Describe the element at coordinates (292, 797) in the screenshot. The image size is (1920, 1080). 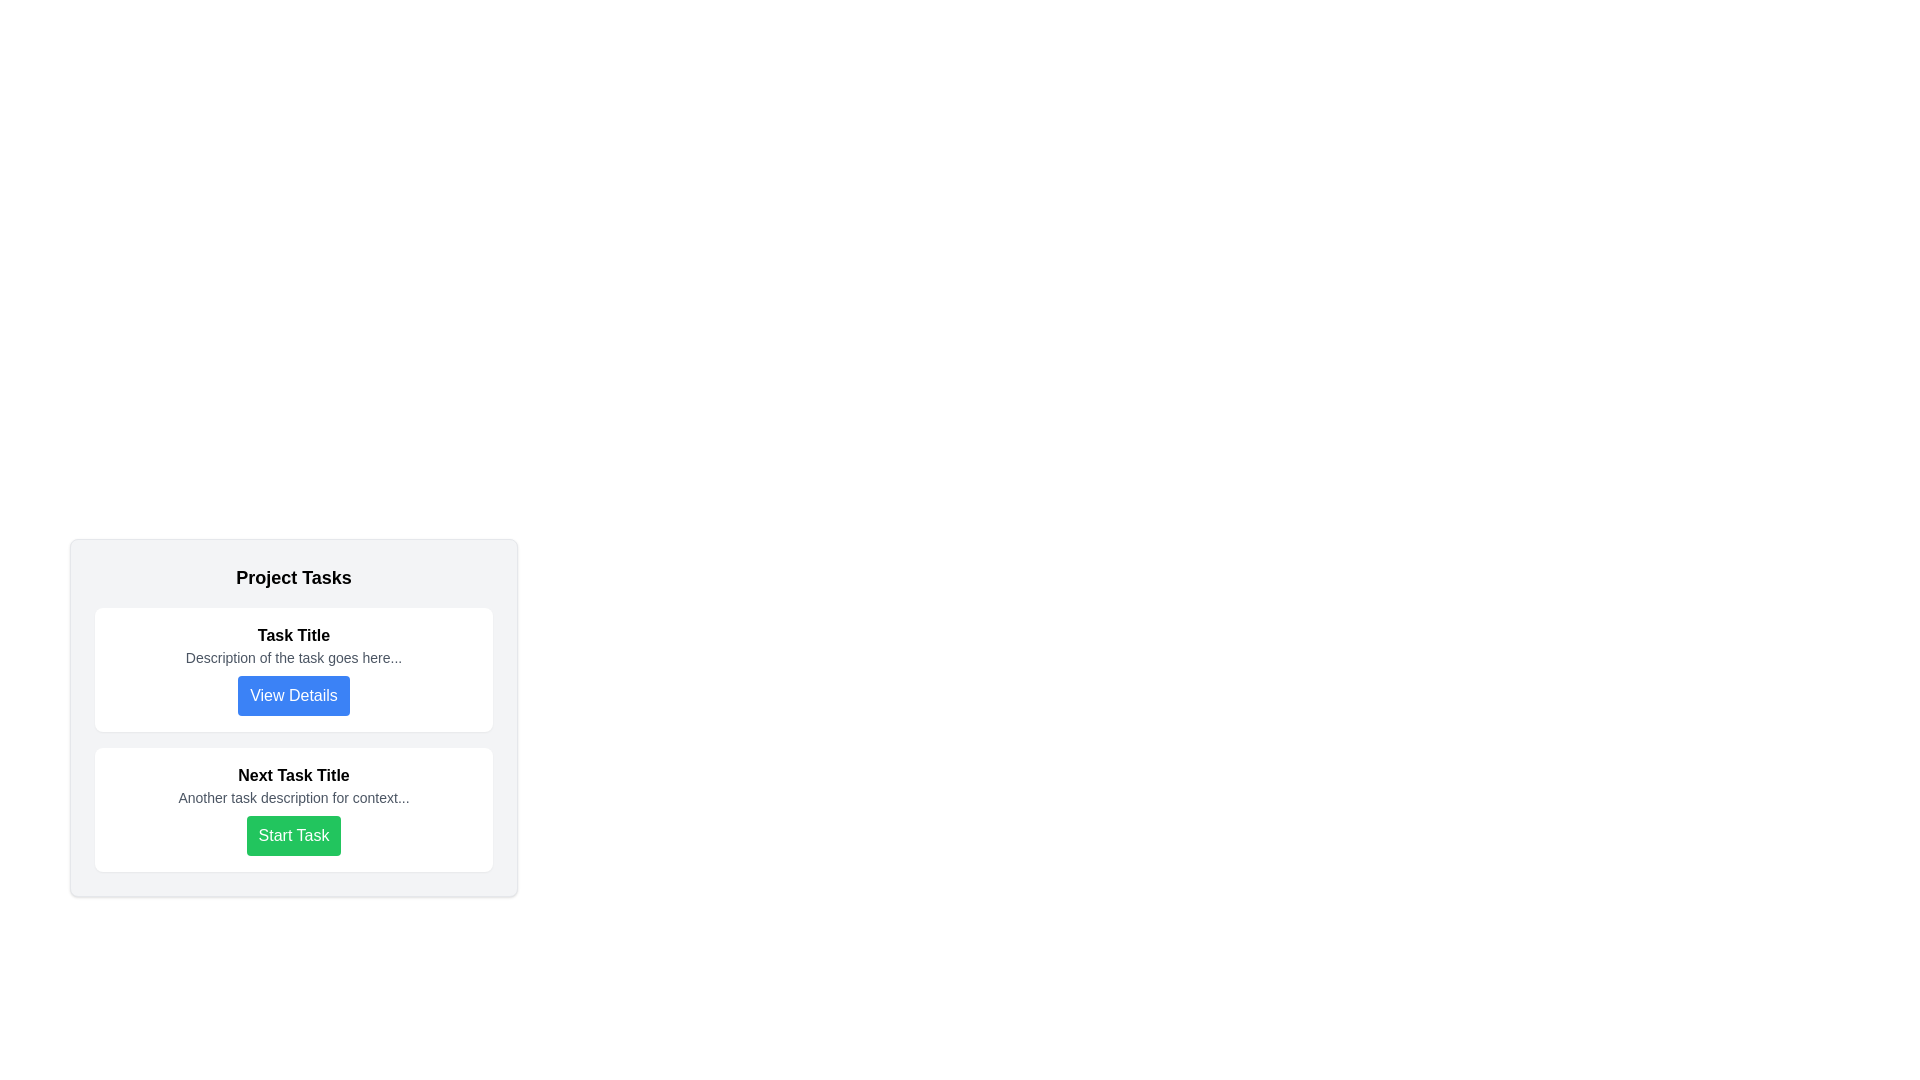
I see `text label containing the phrase 'Another task description for context...', which is styled in a smaller font size and gray color, located below the 'Next Task Title' and above the 'Start Task' button` at that location.